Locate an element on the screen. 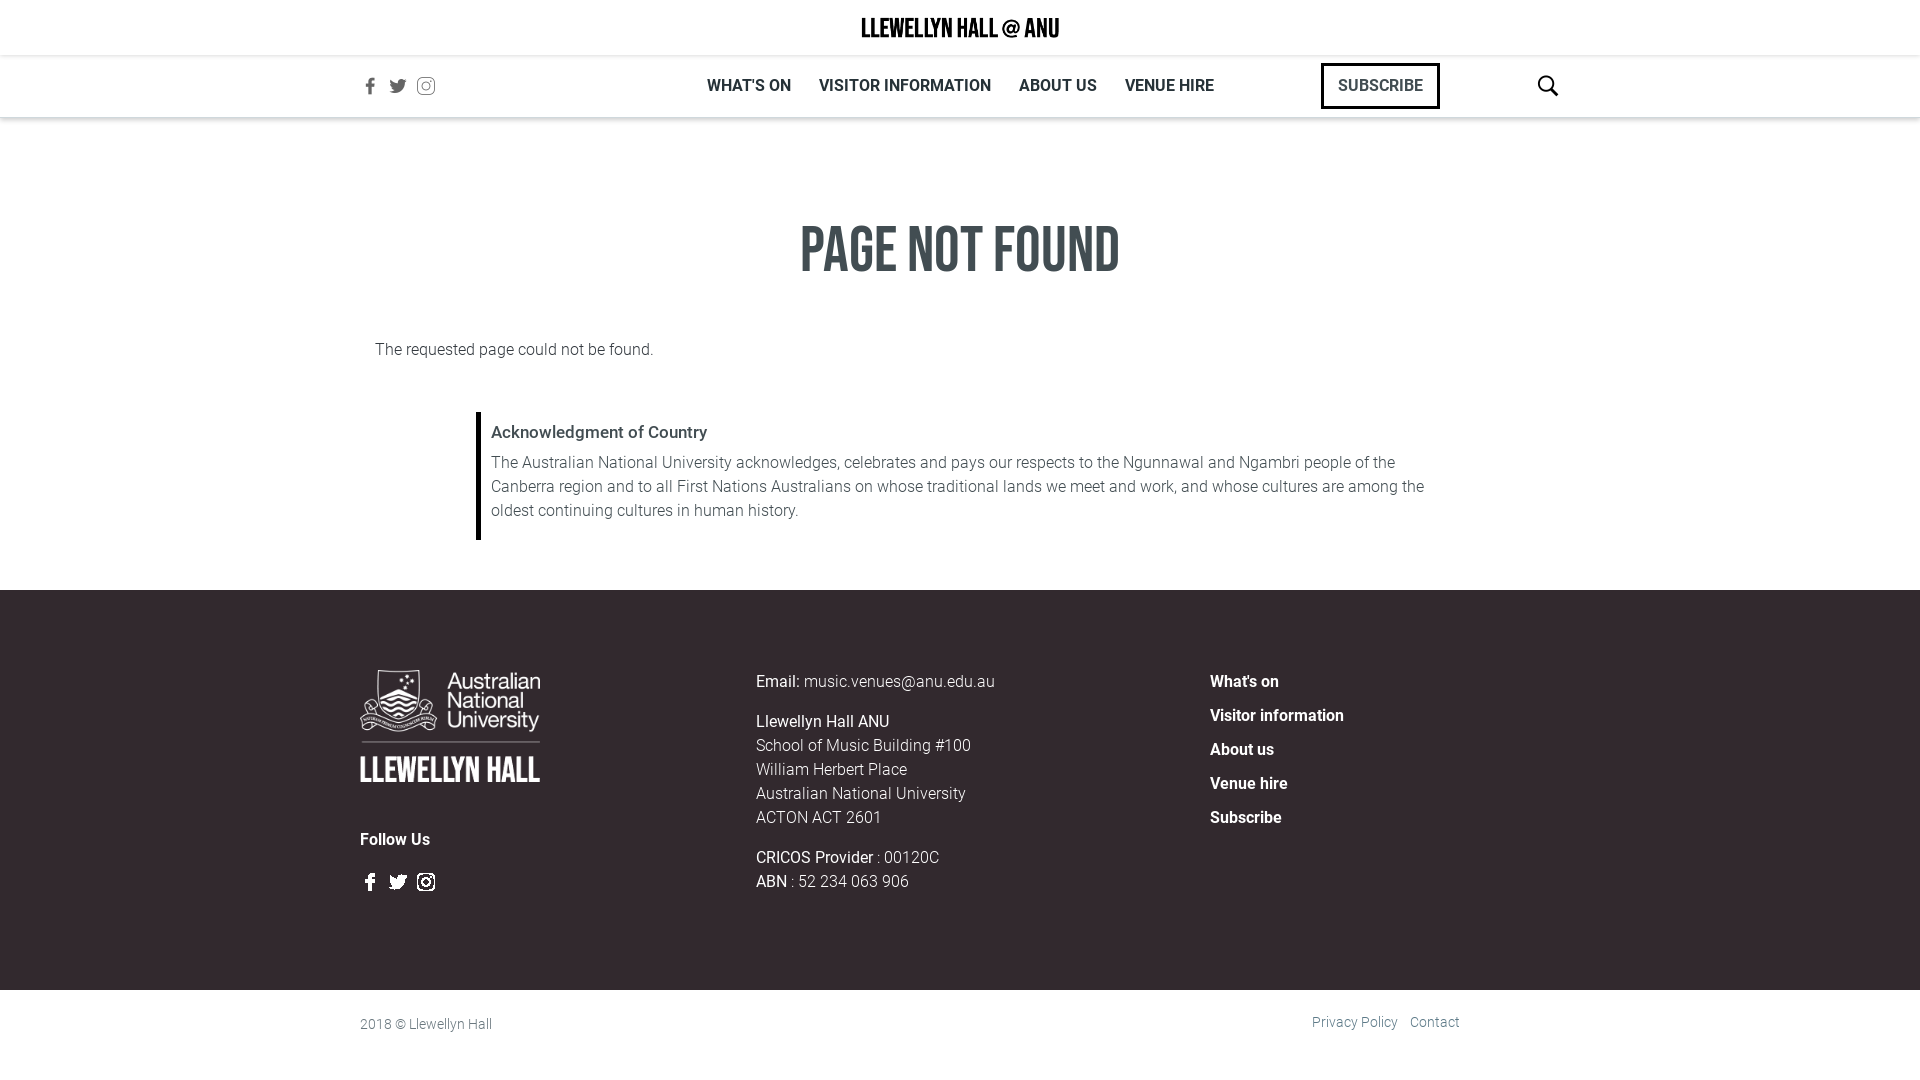 The height and width of the screenshot is (1080, 1920). 'VISITOR INFORMATION' is located at coordinates (902, 84).